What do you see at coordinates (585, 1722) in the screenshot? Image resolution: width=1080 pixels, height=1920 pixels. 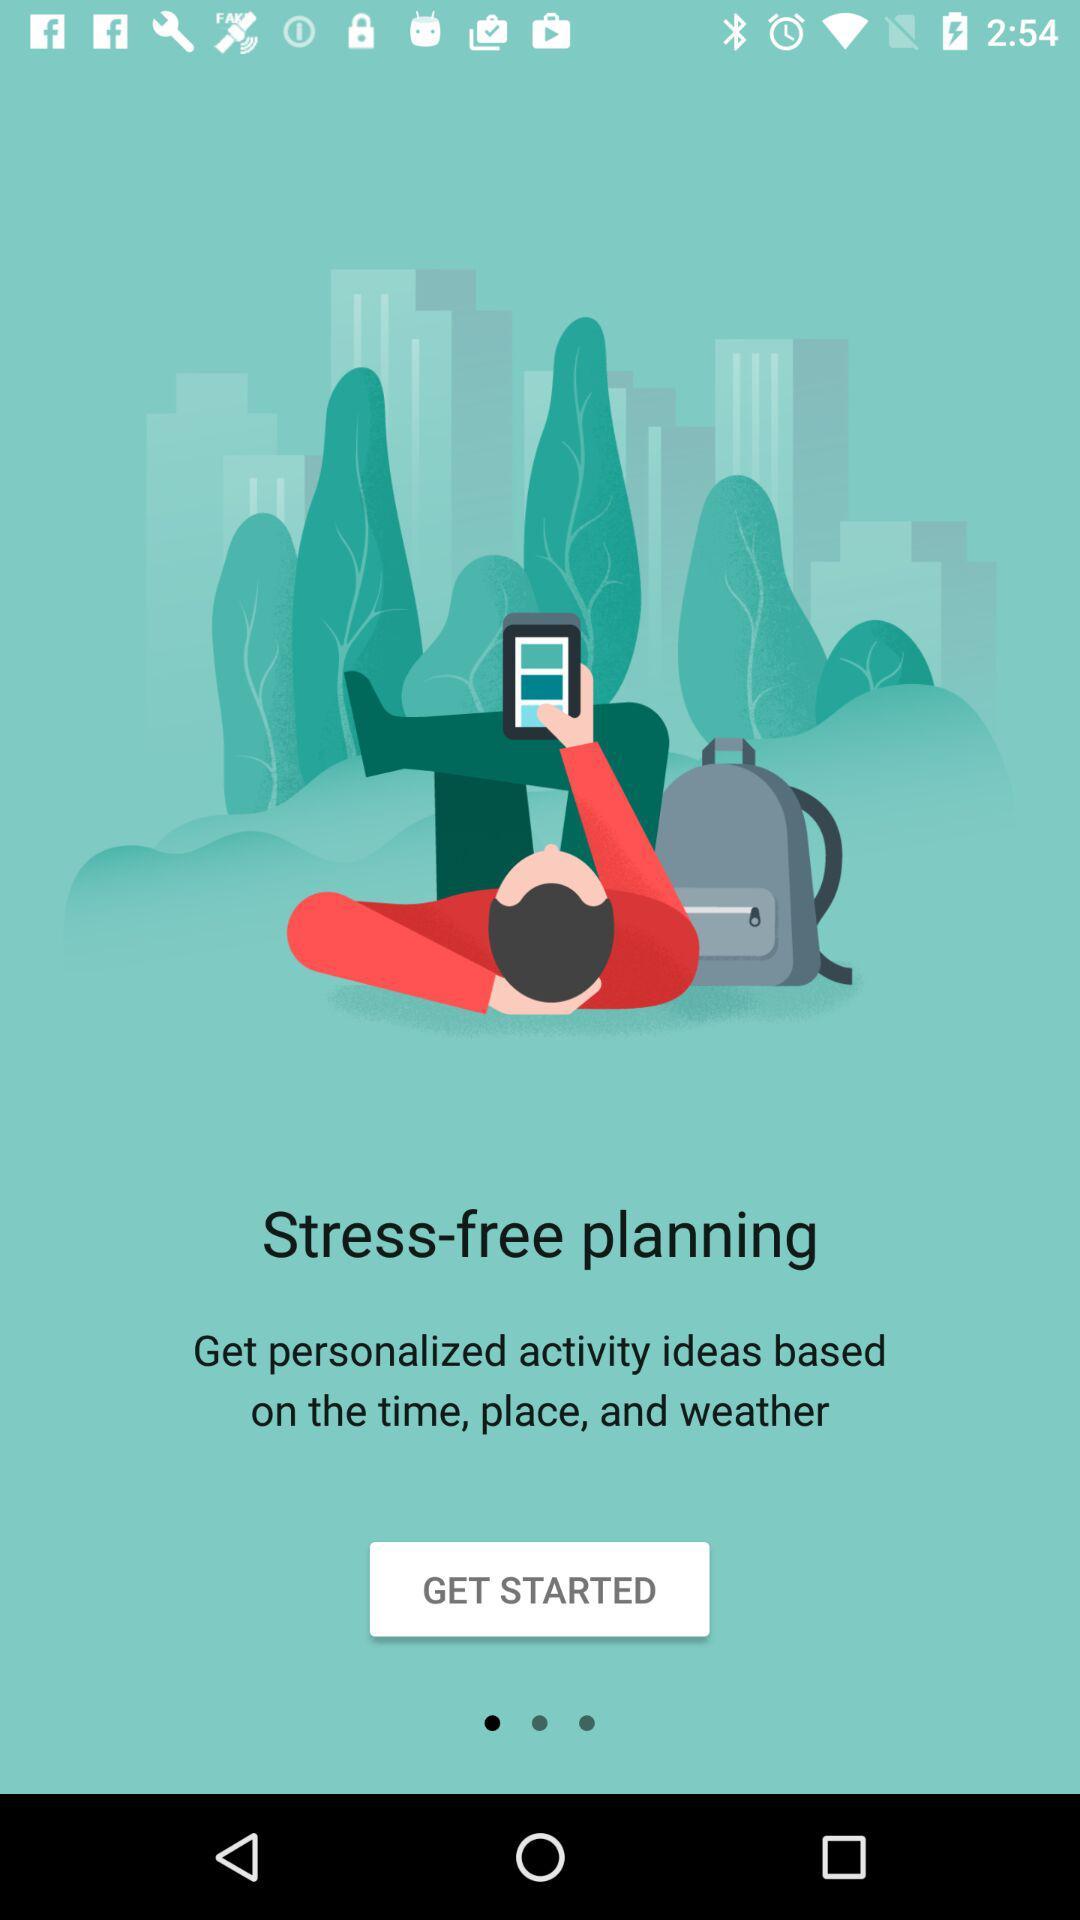 I see `the item below get started` at bounding box center [585, 1722].